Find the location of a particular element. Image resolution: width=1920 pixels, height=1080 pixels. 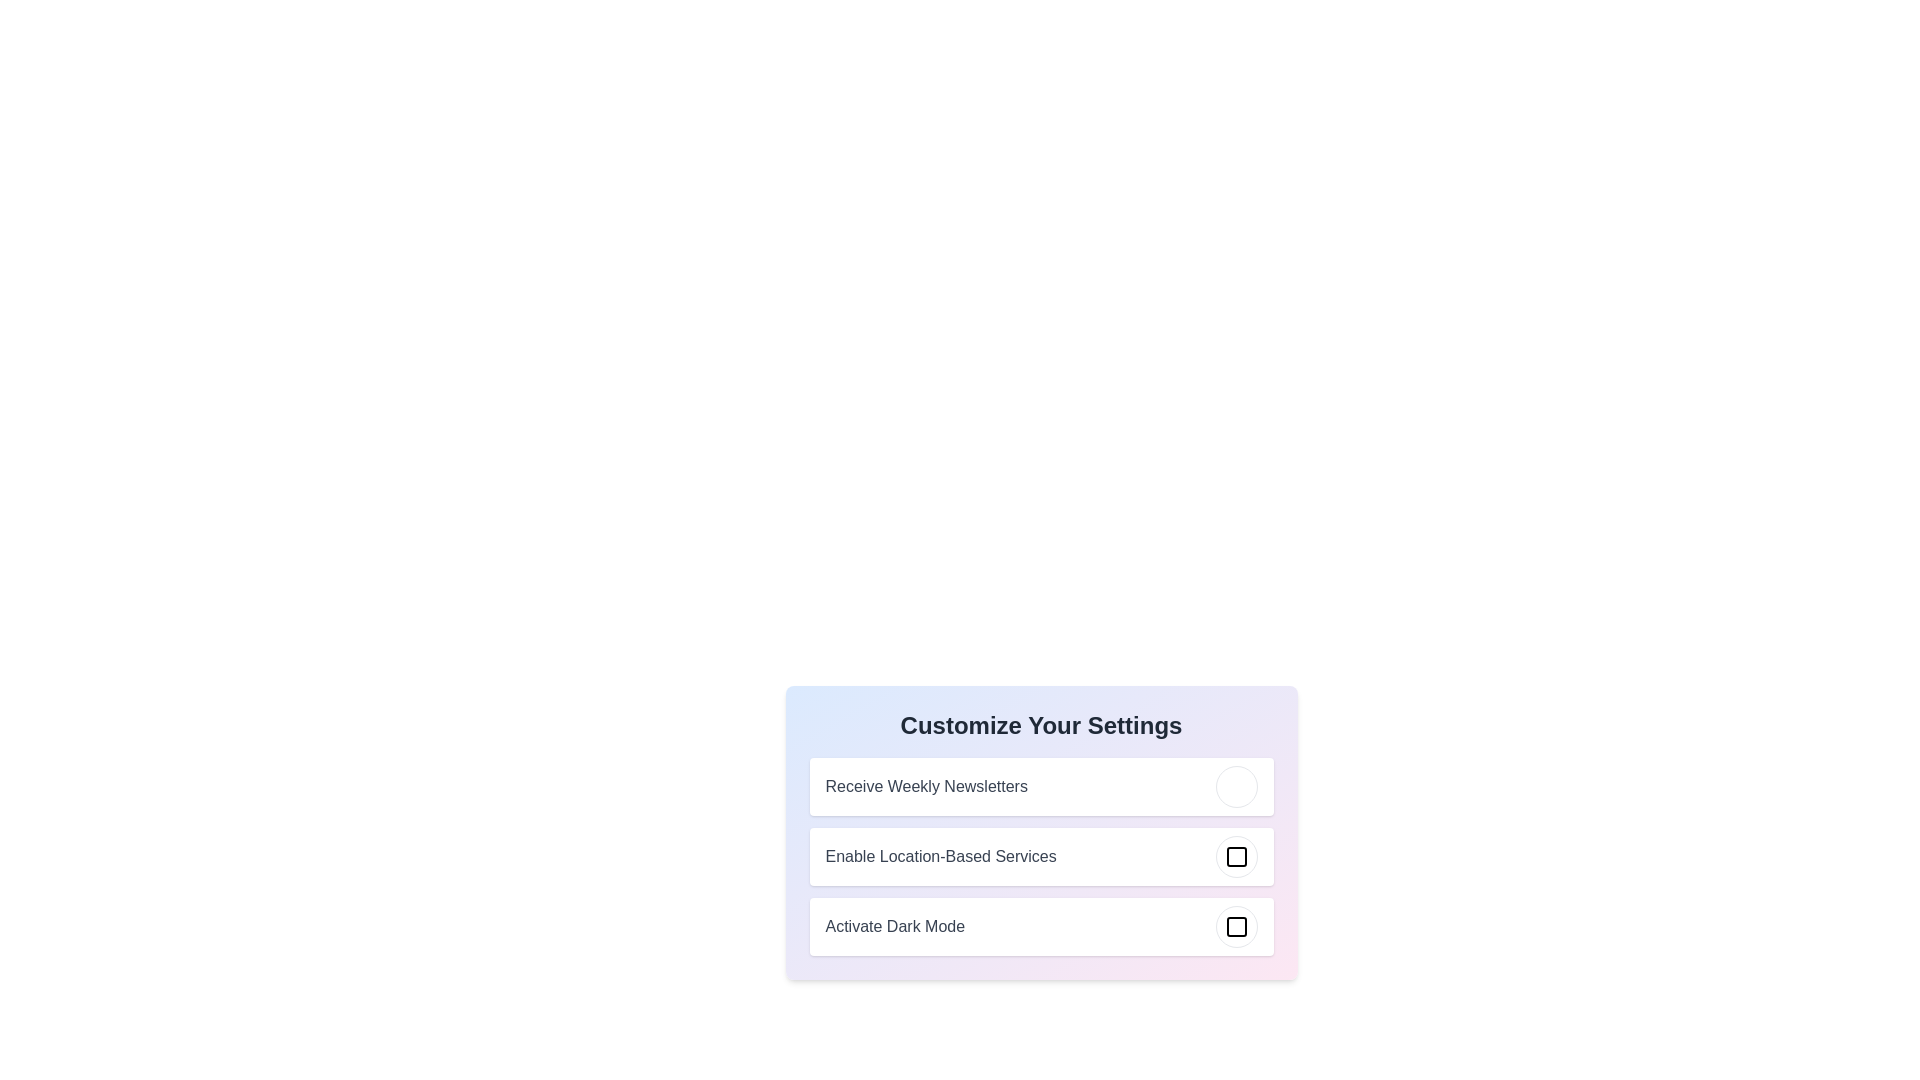

the state of the checkmark icon indicating the successful selection of 'Receive Weekly Newsletters' is located at coordinates (1238, 782).